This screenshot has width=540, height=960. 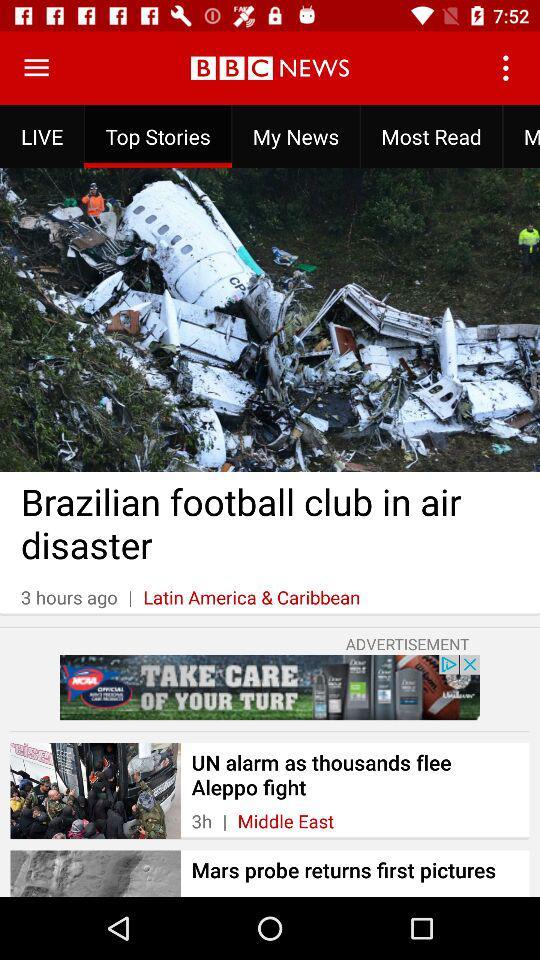 I want to click on menu items, so click(x=36, y=68).